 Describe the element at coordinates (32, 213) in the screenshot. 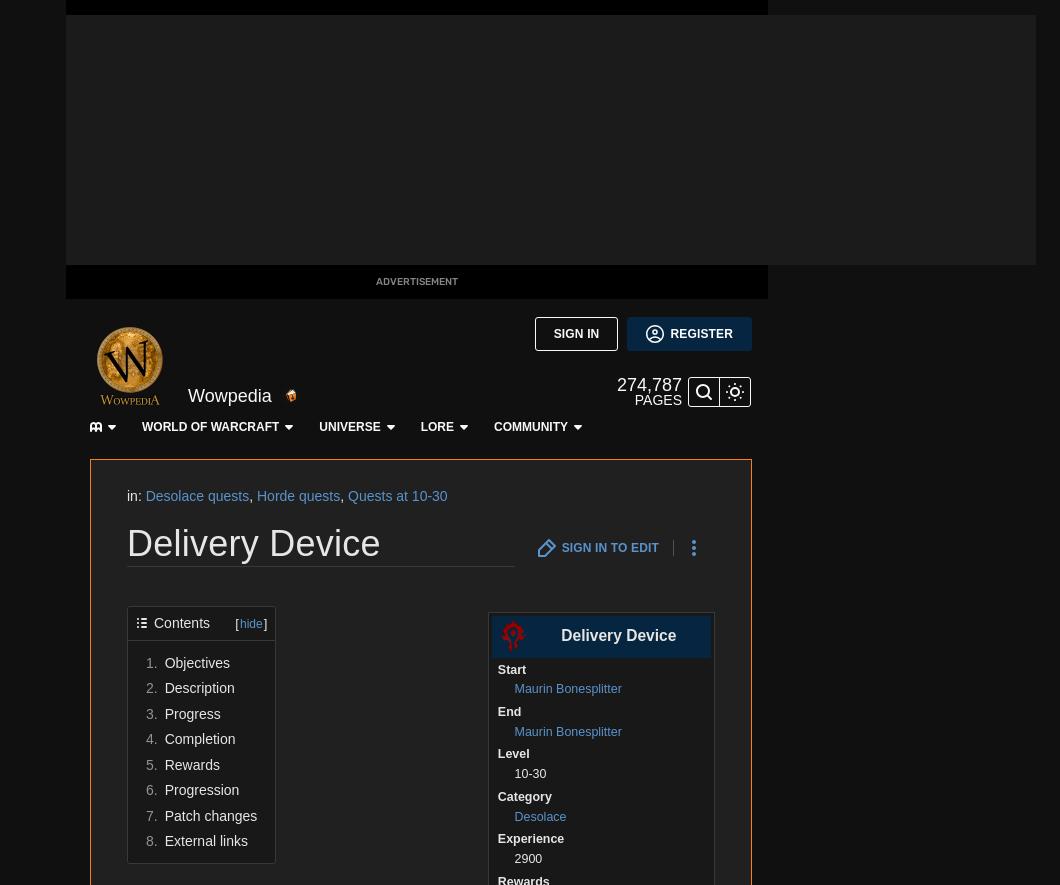

I see `'BETA'` at that location.